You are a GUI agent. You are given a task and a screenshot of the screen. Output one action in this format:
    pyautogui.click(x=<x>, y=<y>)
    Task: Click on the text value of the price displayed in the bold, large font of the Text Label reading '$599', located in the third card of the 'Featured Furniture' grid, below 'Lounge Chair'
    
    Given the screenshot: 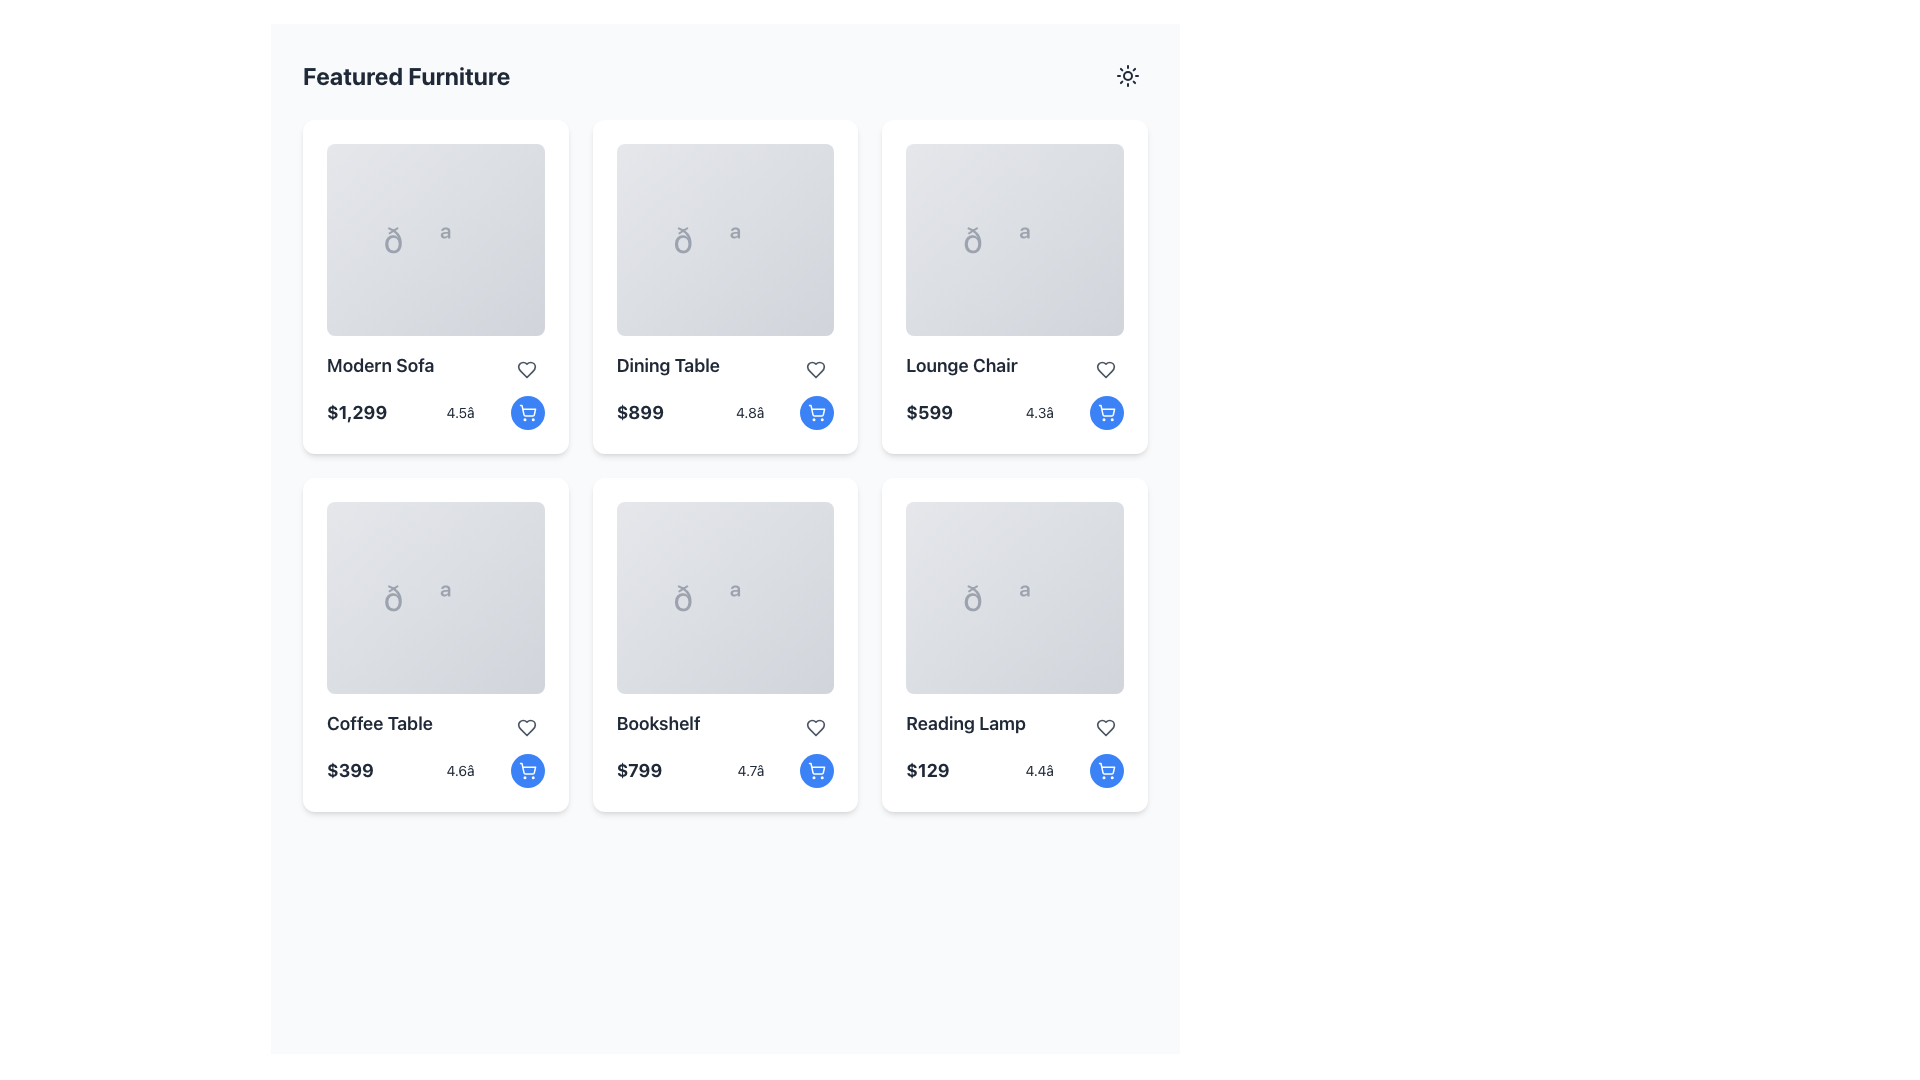 What is the action you would take?
    pyautogui.click(x=928, y=411)
    